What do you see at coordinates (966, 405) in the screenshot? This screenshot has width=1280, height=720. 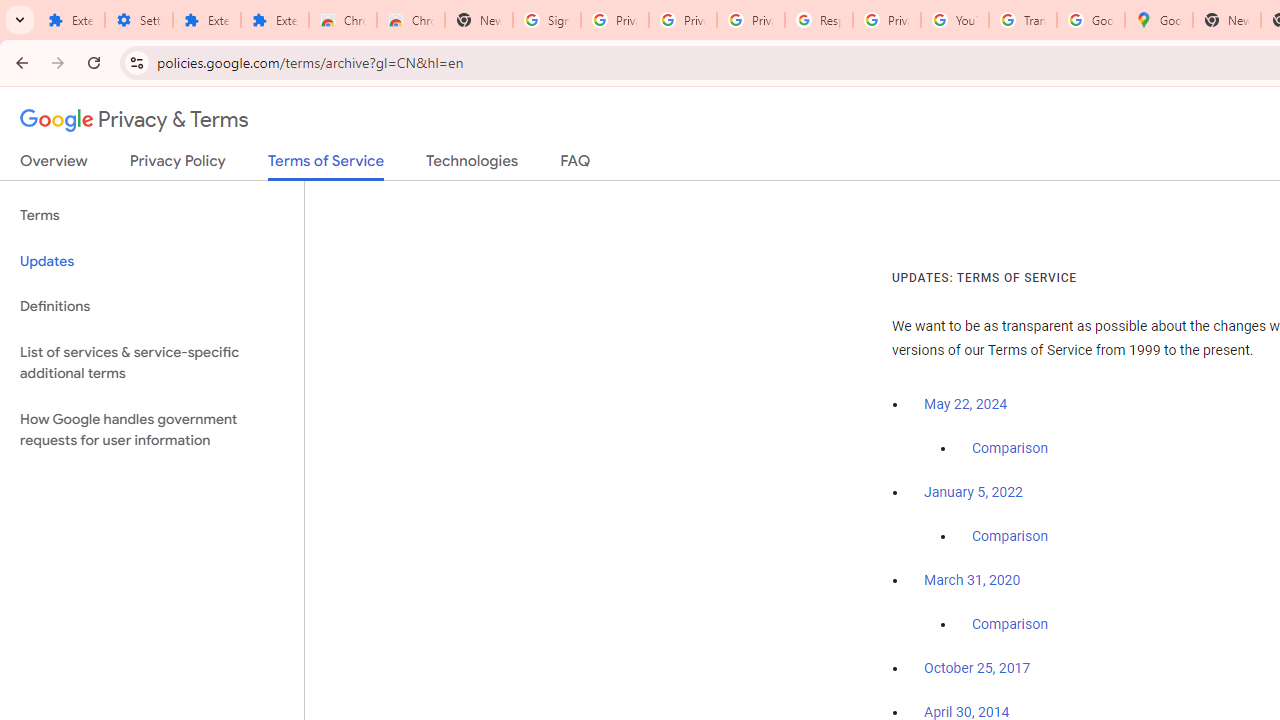 I see `'May 22, 2024'` at bounding box center [966, 405].